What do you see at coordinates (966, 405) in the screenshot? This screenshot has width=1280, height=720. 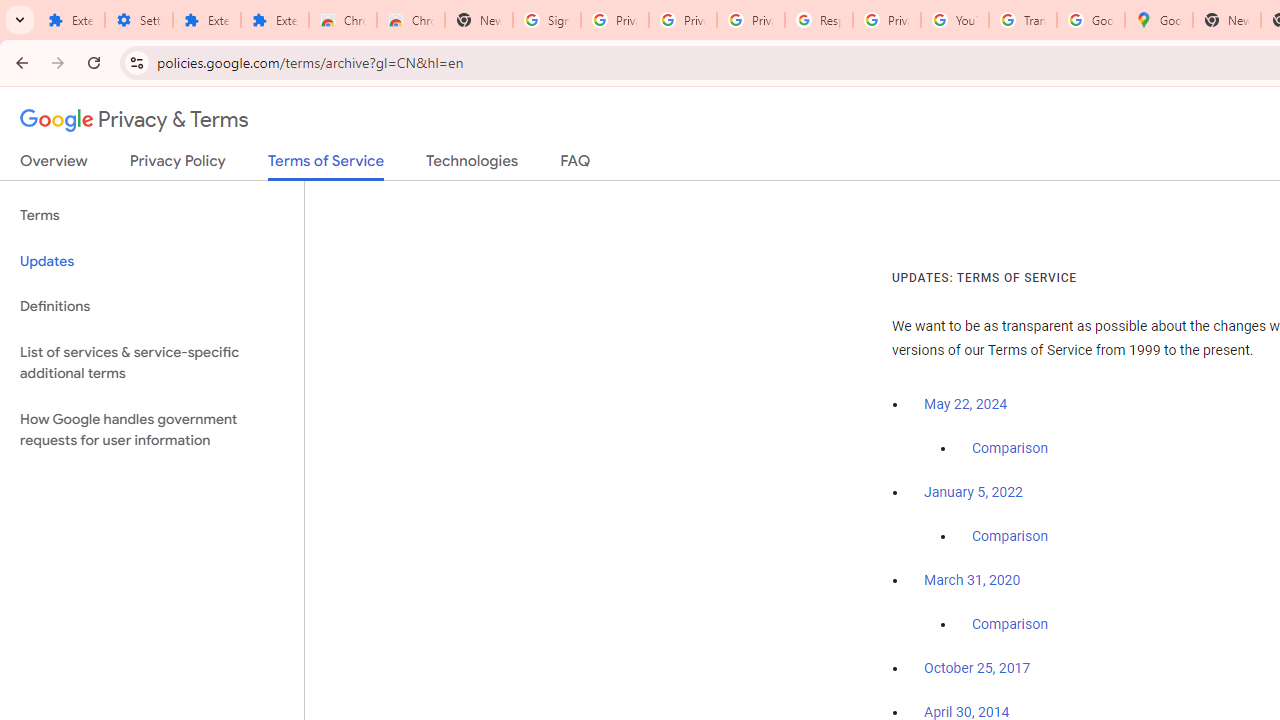 I see `'May 22, 2024'` at bounding box center [966, 405].